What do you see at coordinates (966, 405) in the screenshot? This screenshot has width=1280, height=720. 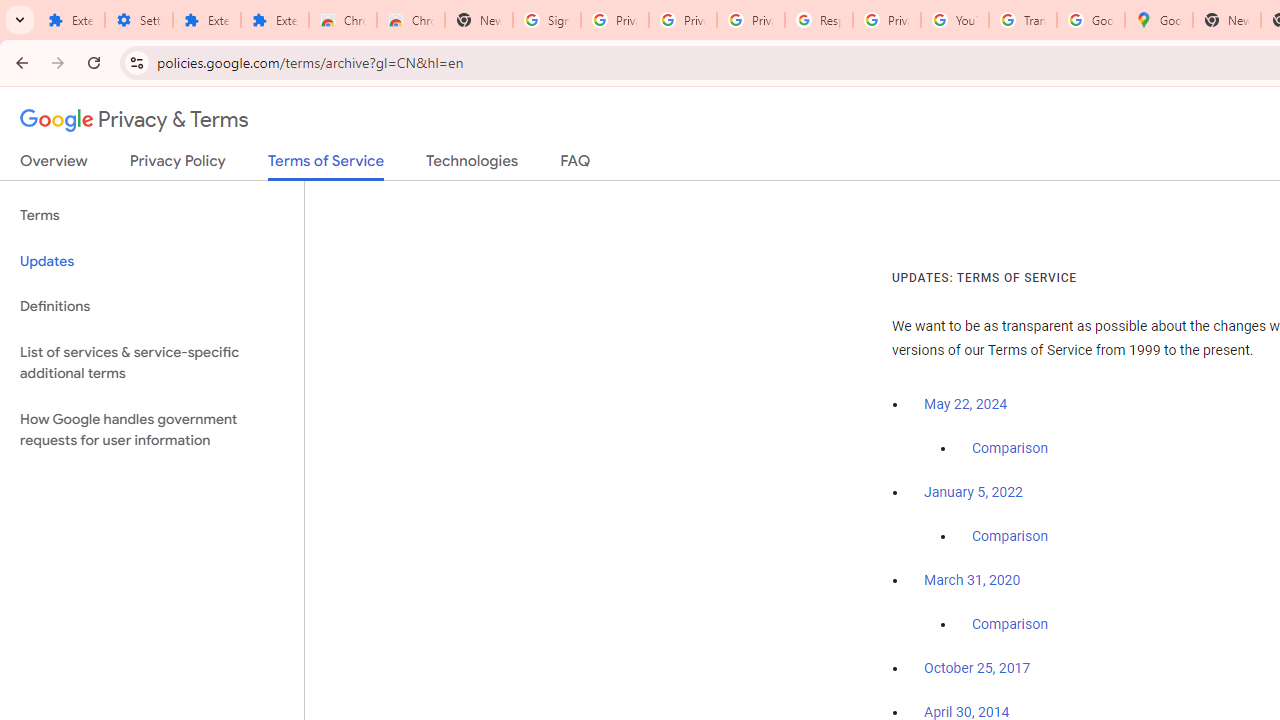 I see `'May 22, 2024'` at bounding box center [966, 405].